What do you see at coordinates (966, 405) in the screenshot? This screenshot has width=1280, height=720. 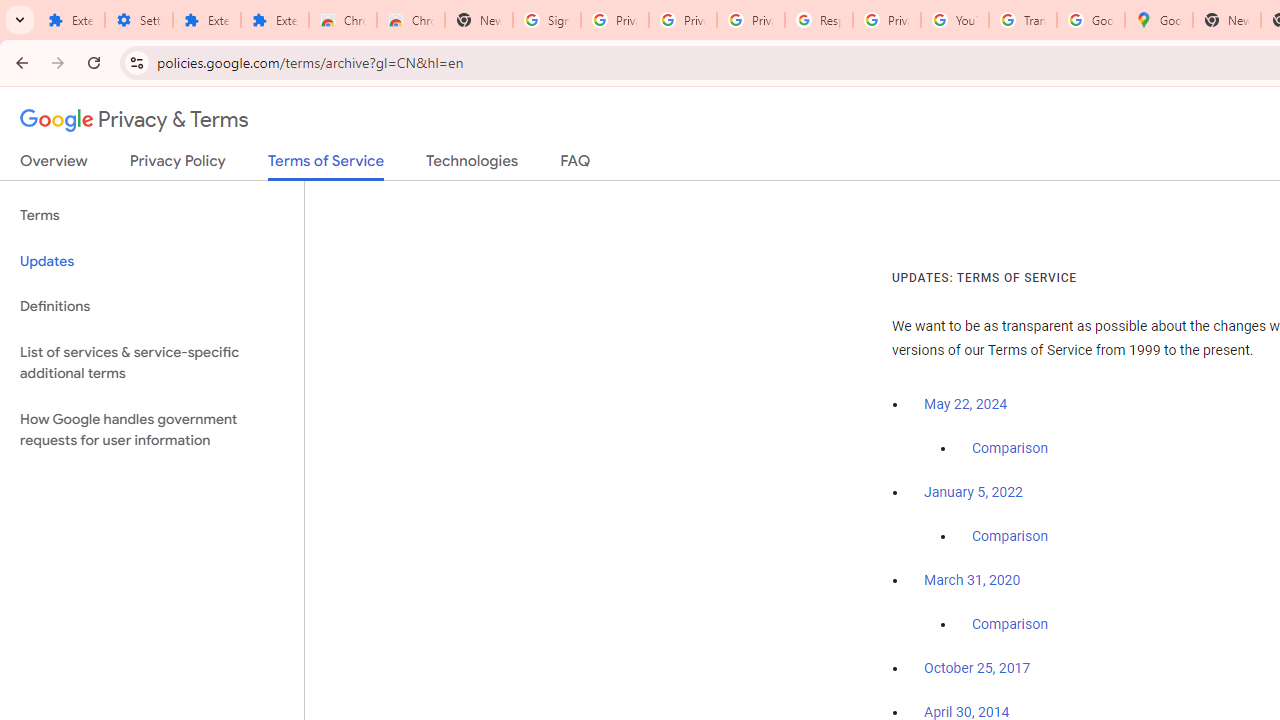 I see `'May 22, 2024'` at bounding box center [966, 405].